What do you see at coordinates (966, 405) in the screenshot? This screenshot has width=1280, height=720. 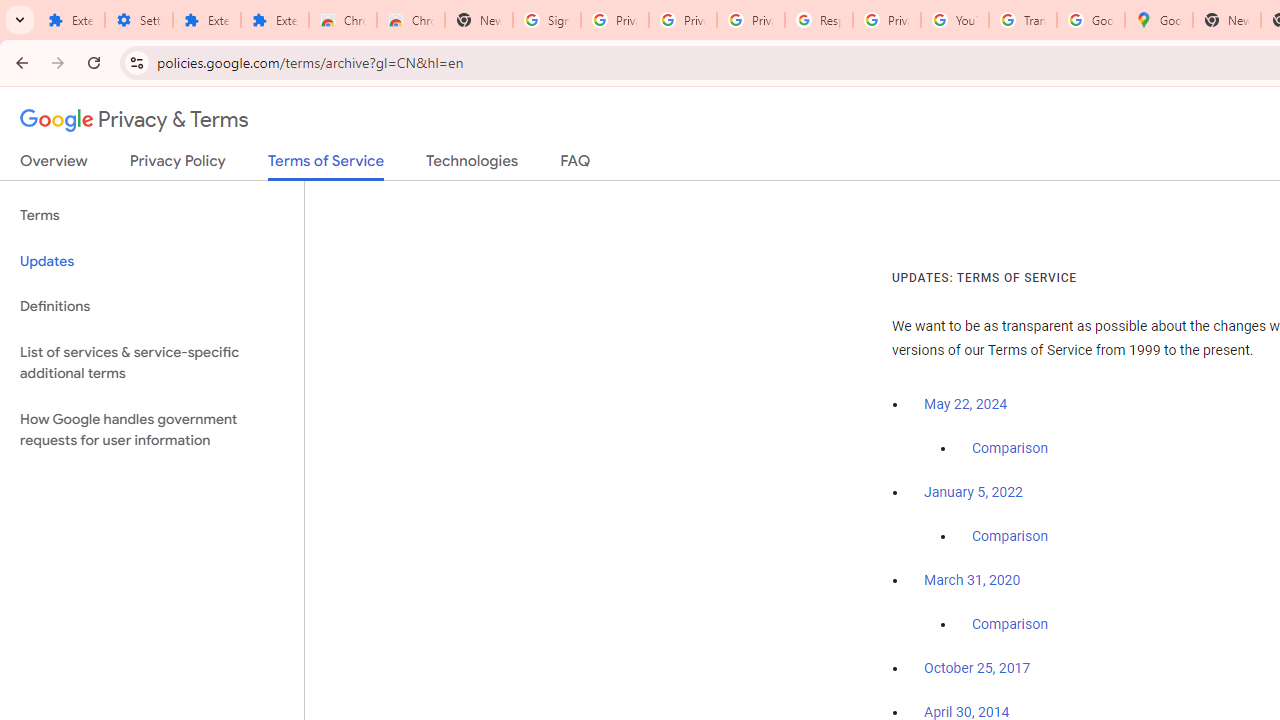 I see `'May 22, 2024'` at bounding box center [966, 405].